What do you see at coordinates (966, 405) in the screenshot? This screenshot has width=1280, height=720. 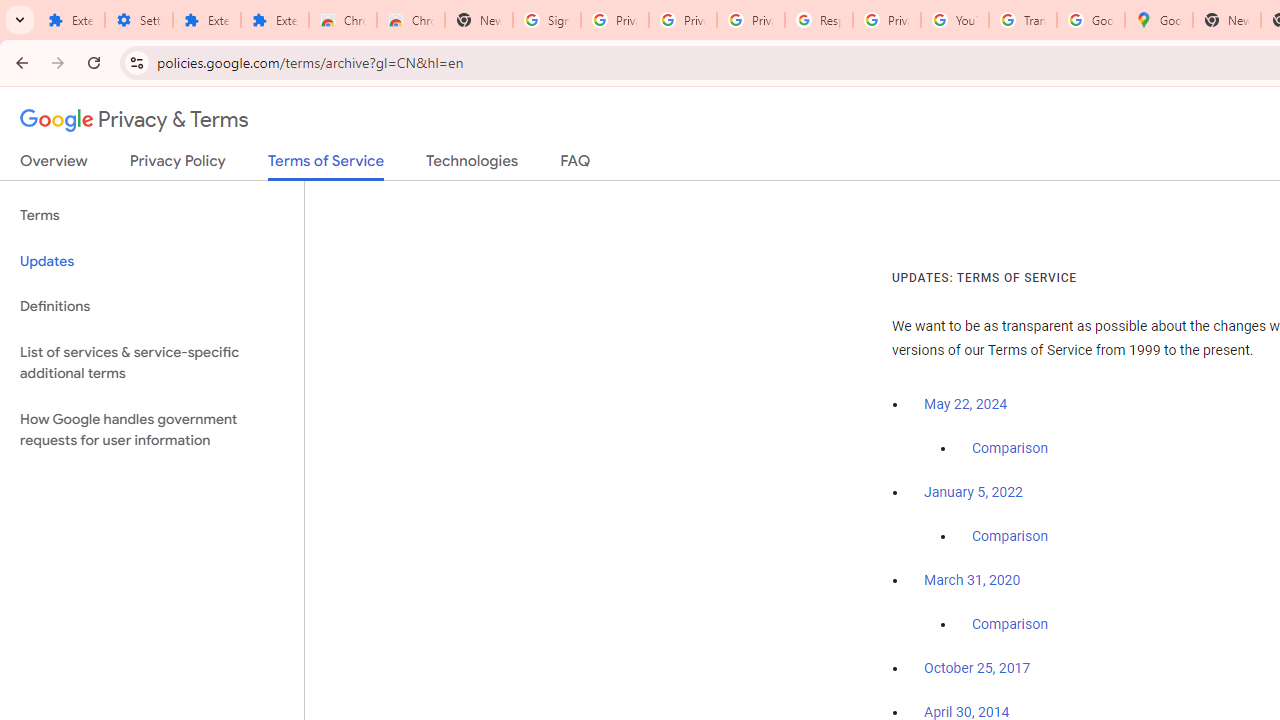 I see `'May 22, 2024'` at bounding box center [966, 405].